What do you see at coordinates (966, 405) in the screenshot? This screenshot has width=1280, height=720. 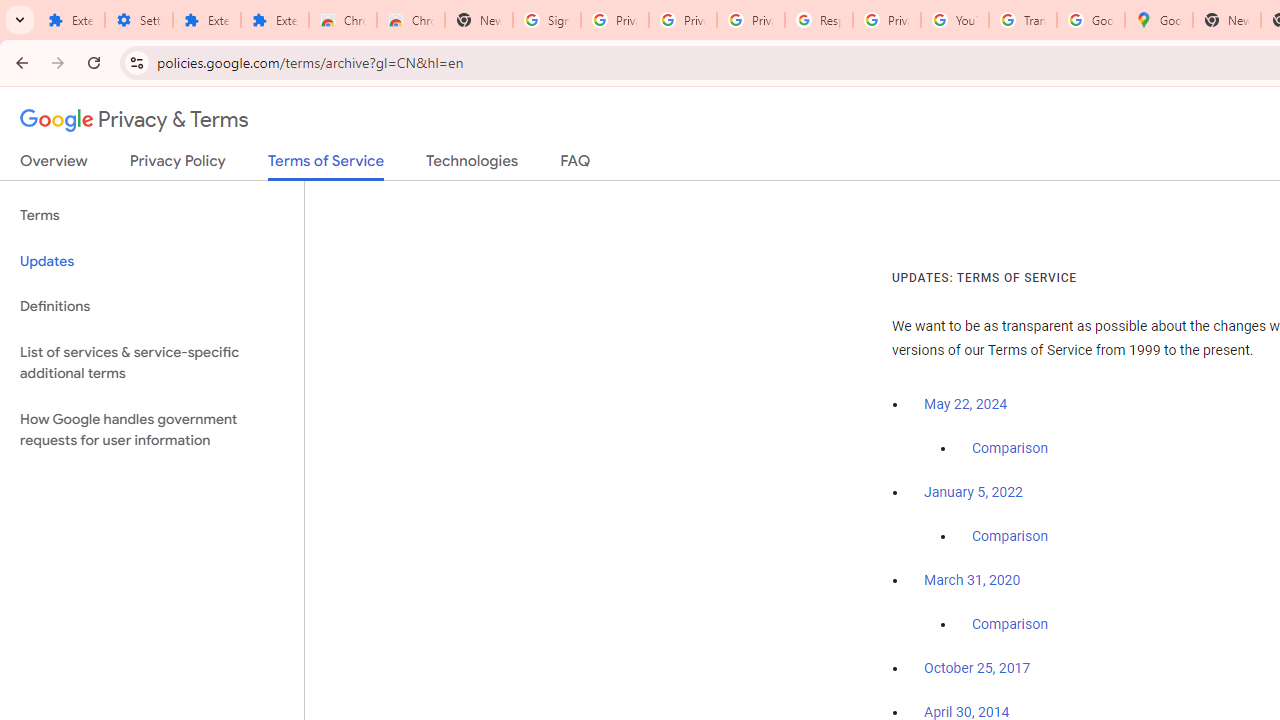 I see `'May 22, 2024'` at bounding box center [966, 405].